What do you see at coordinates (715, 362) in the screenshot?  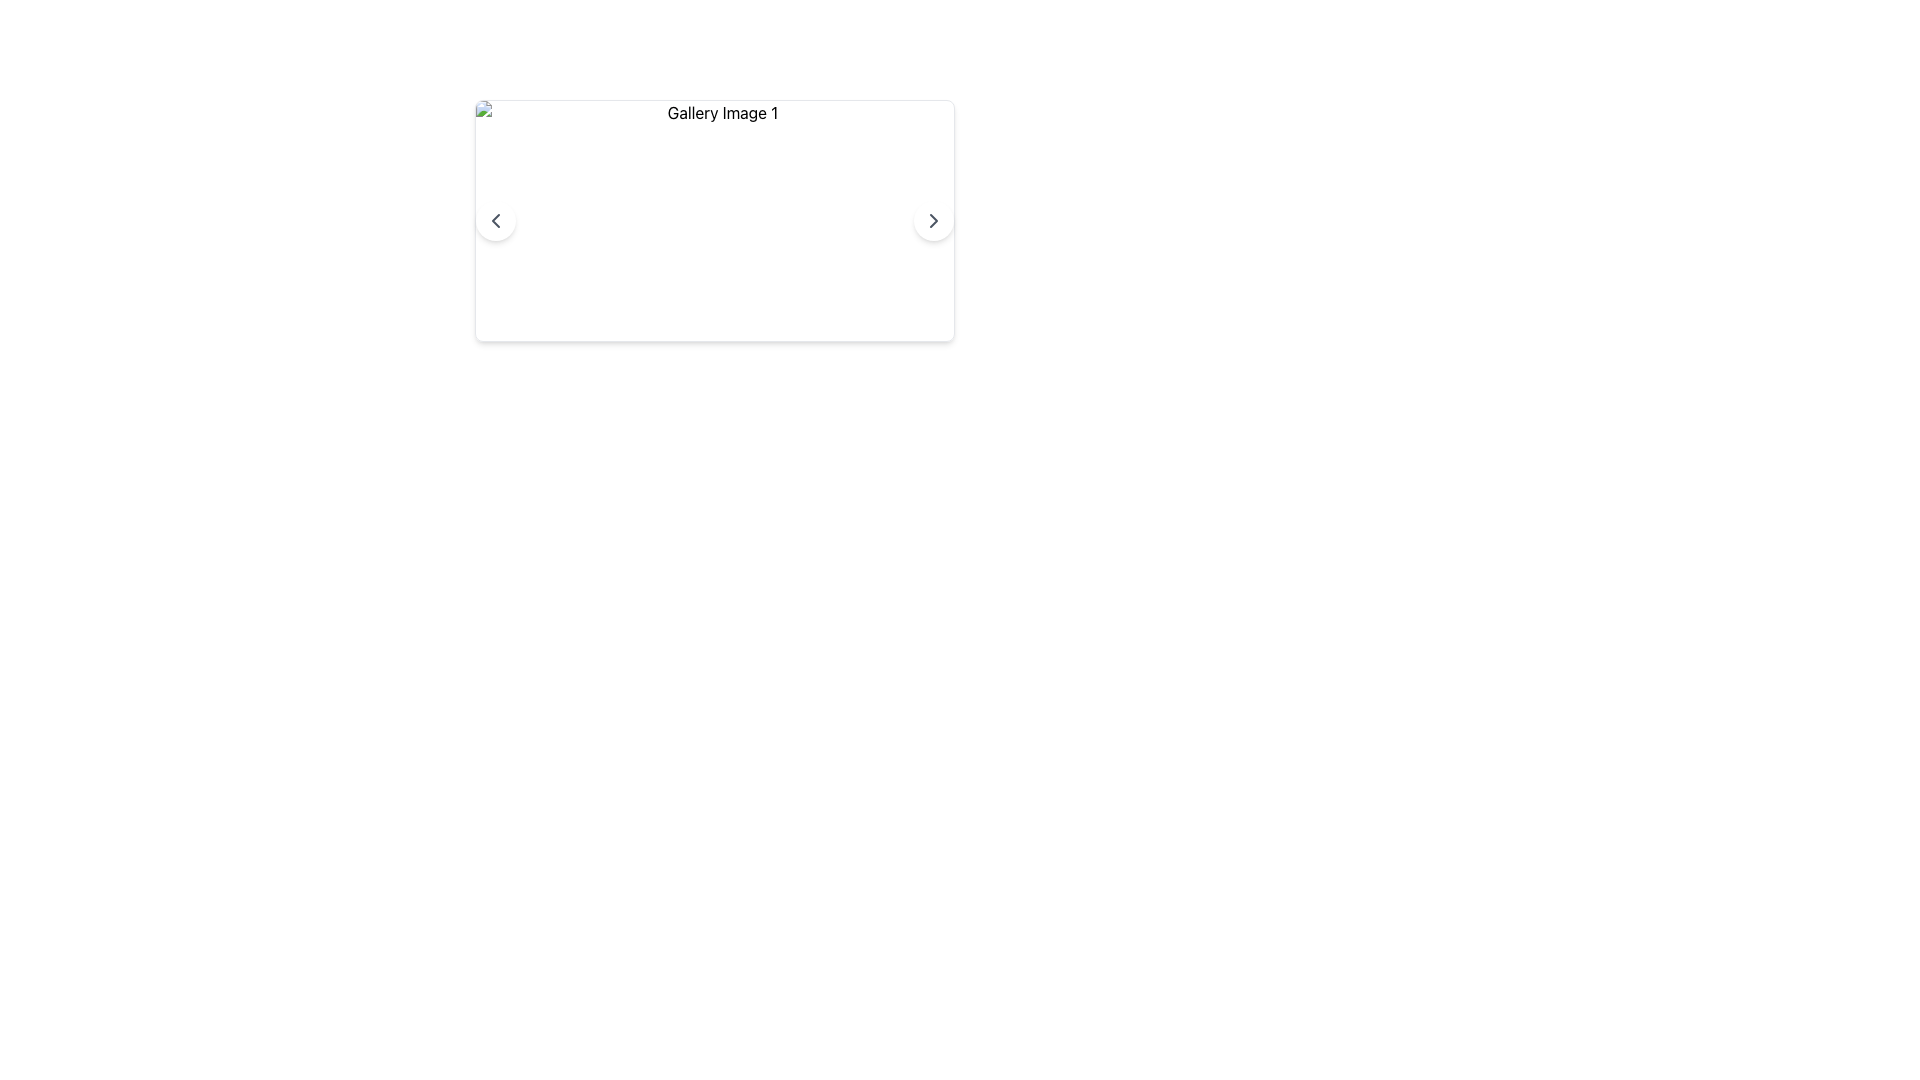 I see `the highlighted circular indicator in the Pagination Indicator located beneath the central gallery image` at bounding box center [715, 362].